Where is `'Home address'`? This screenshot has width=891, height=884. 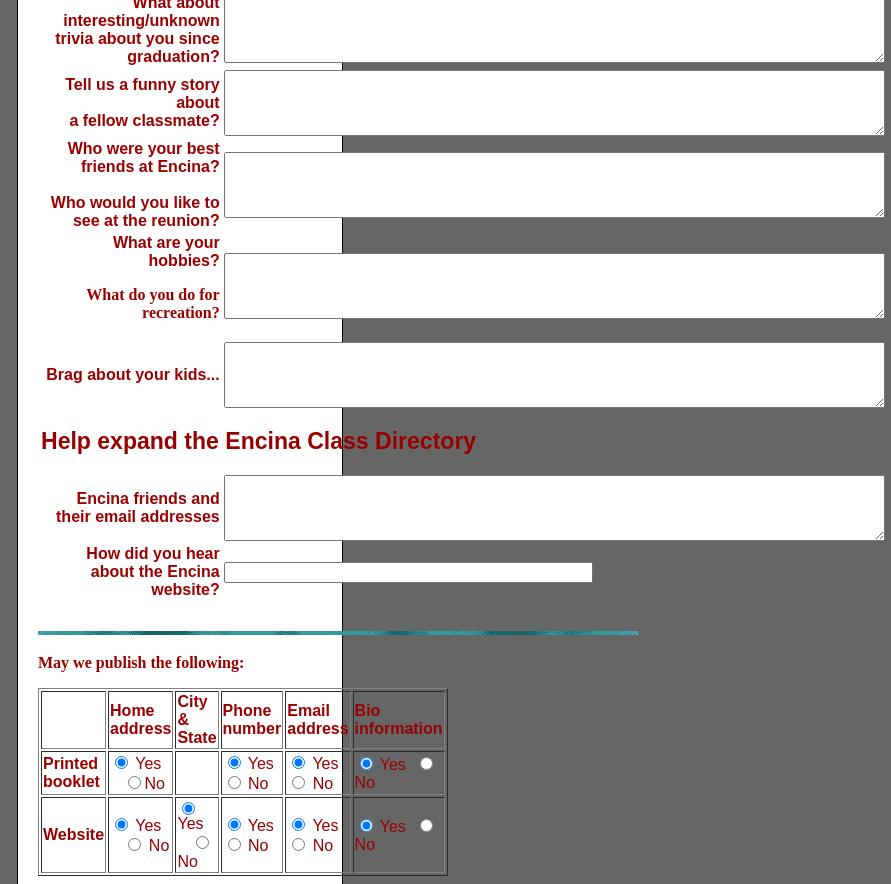 'Home address' is located at coordinates (139, 718).